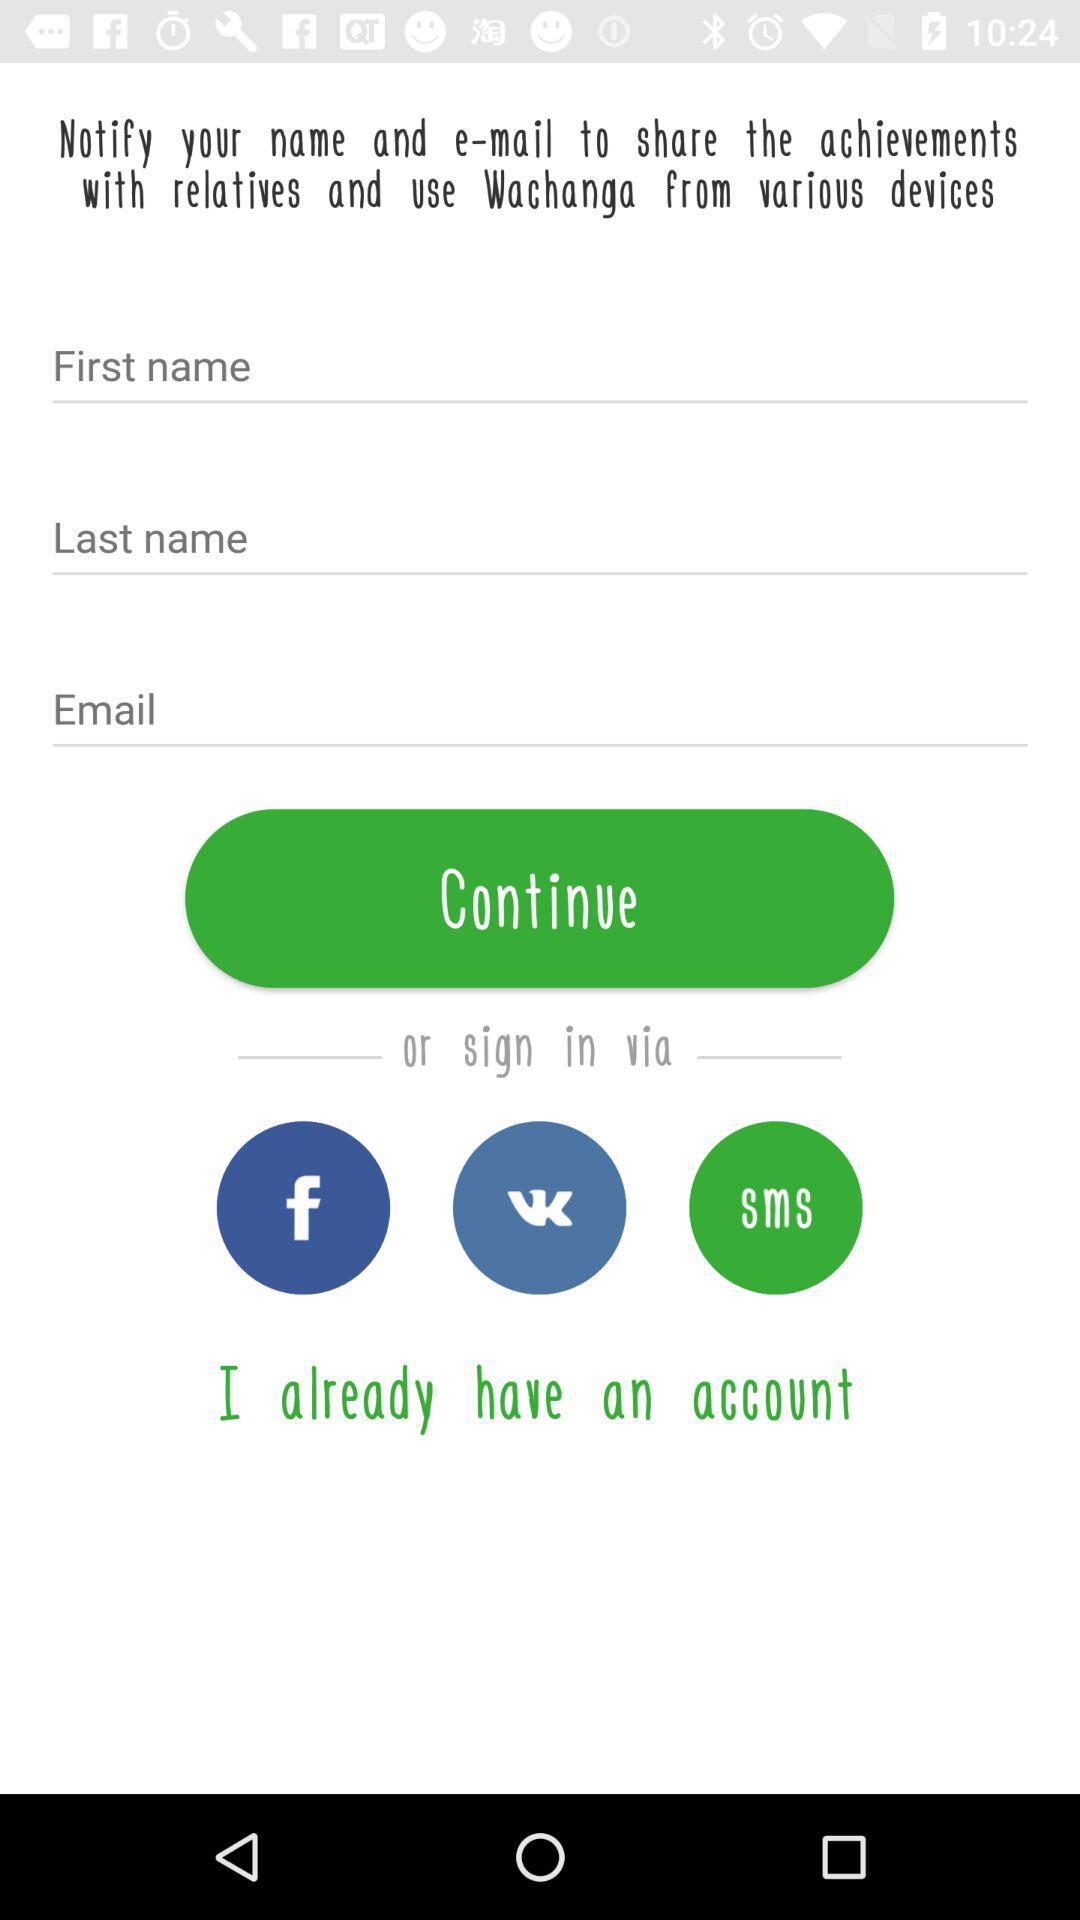 This screenshot has height=1920, width=1080. Describe the element at coordinates (540, 367) in the screenshot. I see `your name` at that location.